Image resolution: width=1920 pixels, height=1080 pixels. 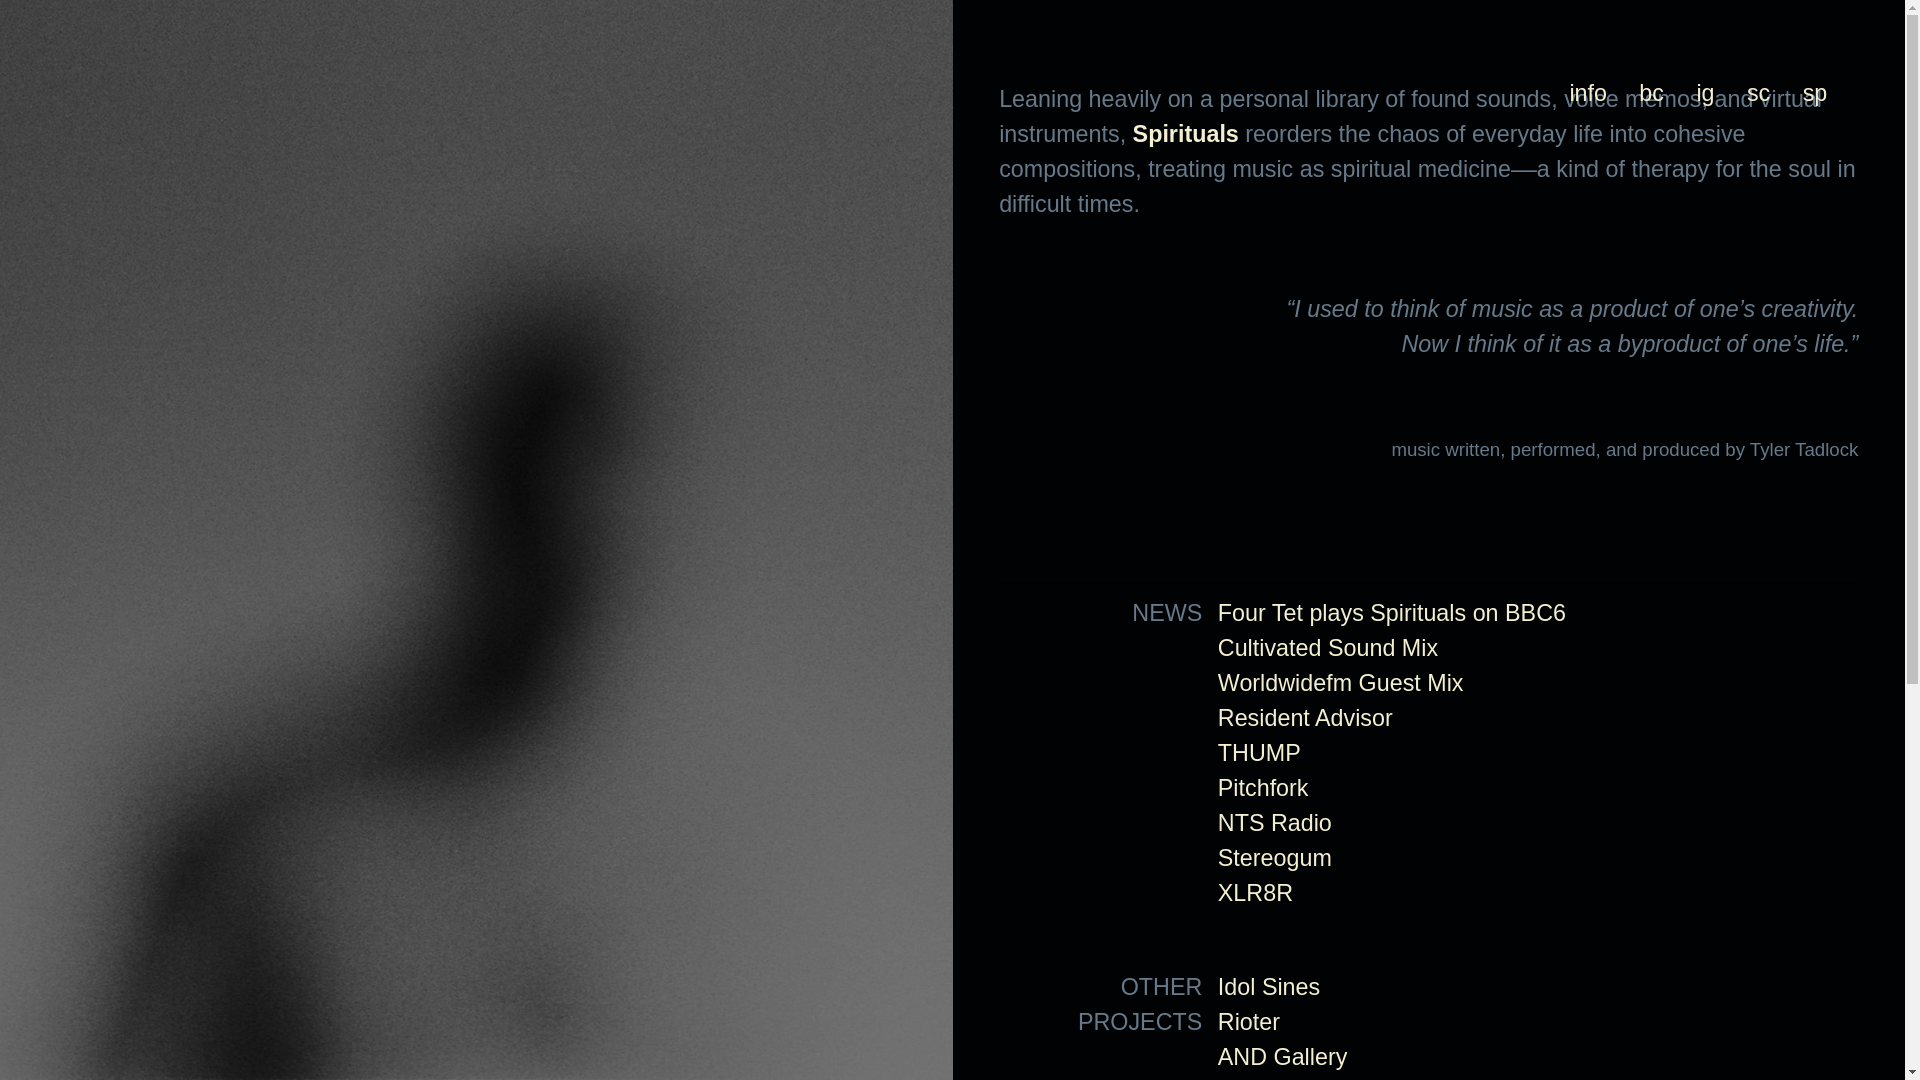 What do you see at coordinates (1703, 93) in the screenshot?
I see `'ig'` at bounding box center [1703, 93].